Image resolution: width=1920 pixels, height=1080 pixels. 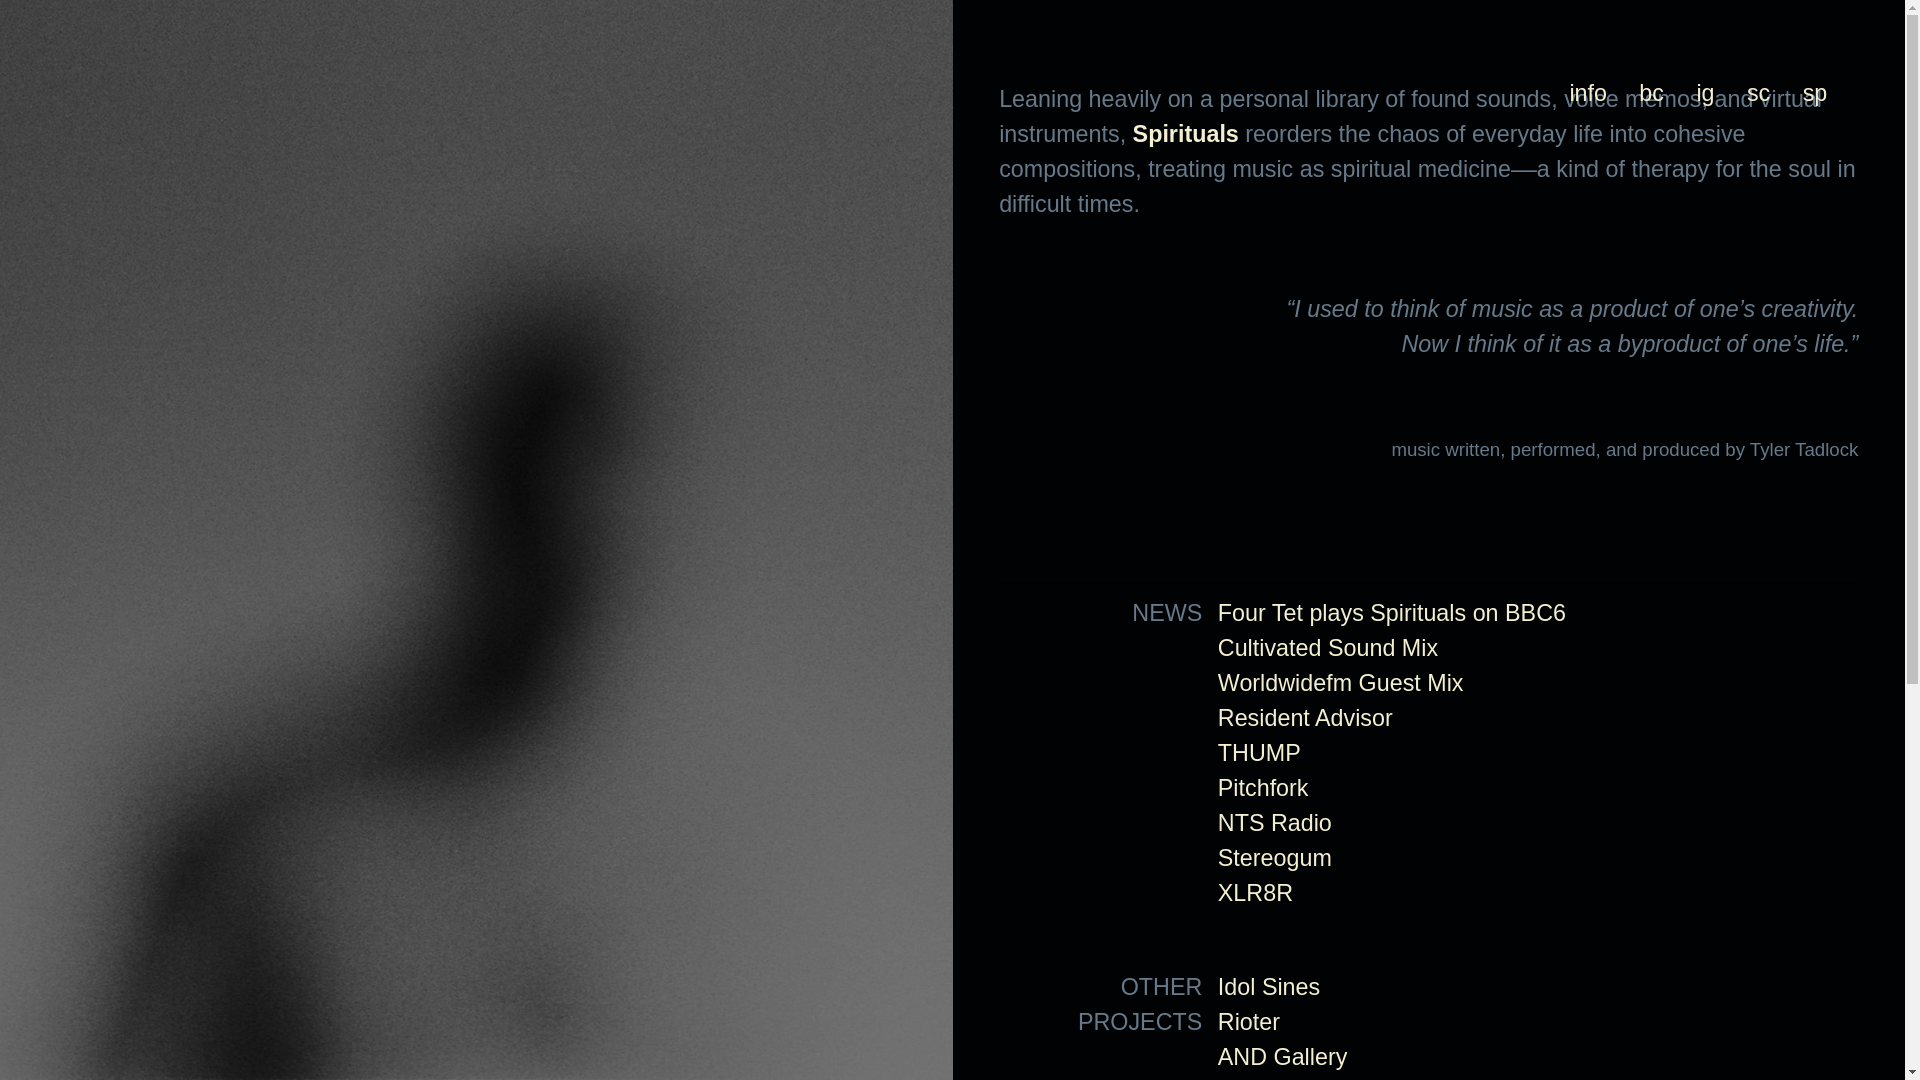 What do you see at coordinates (1703, 93) in the screenshot?
I see `'ig'` at bounding box center [1703, 93].